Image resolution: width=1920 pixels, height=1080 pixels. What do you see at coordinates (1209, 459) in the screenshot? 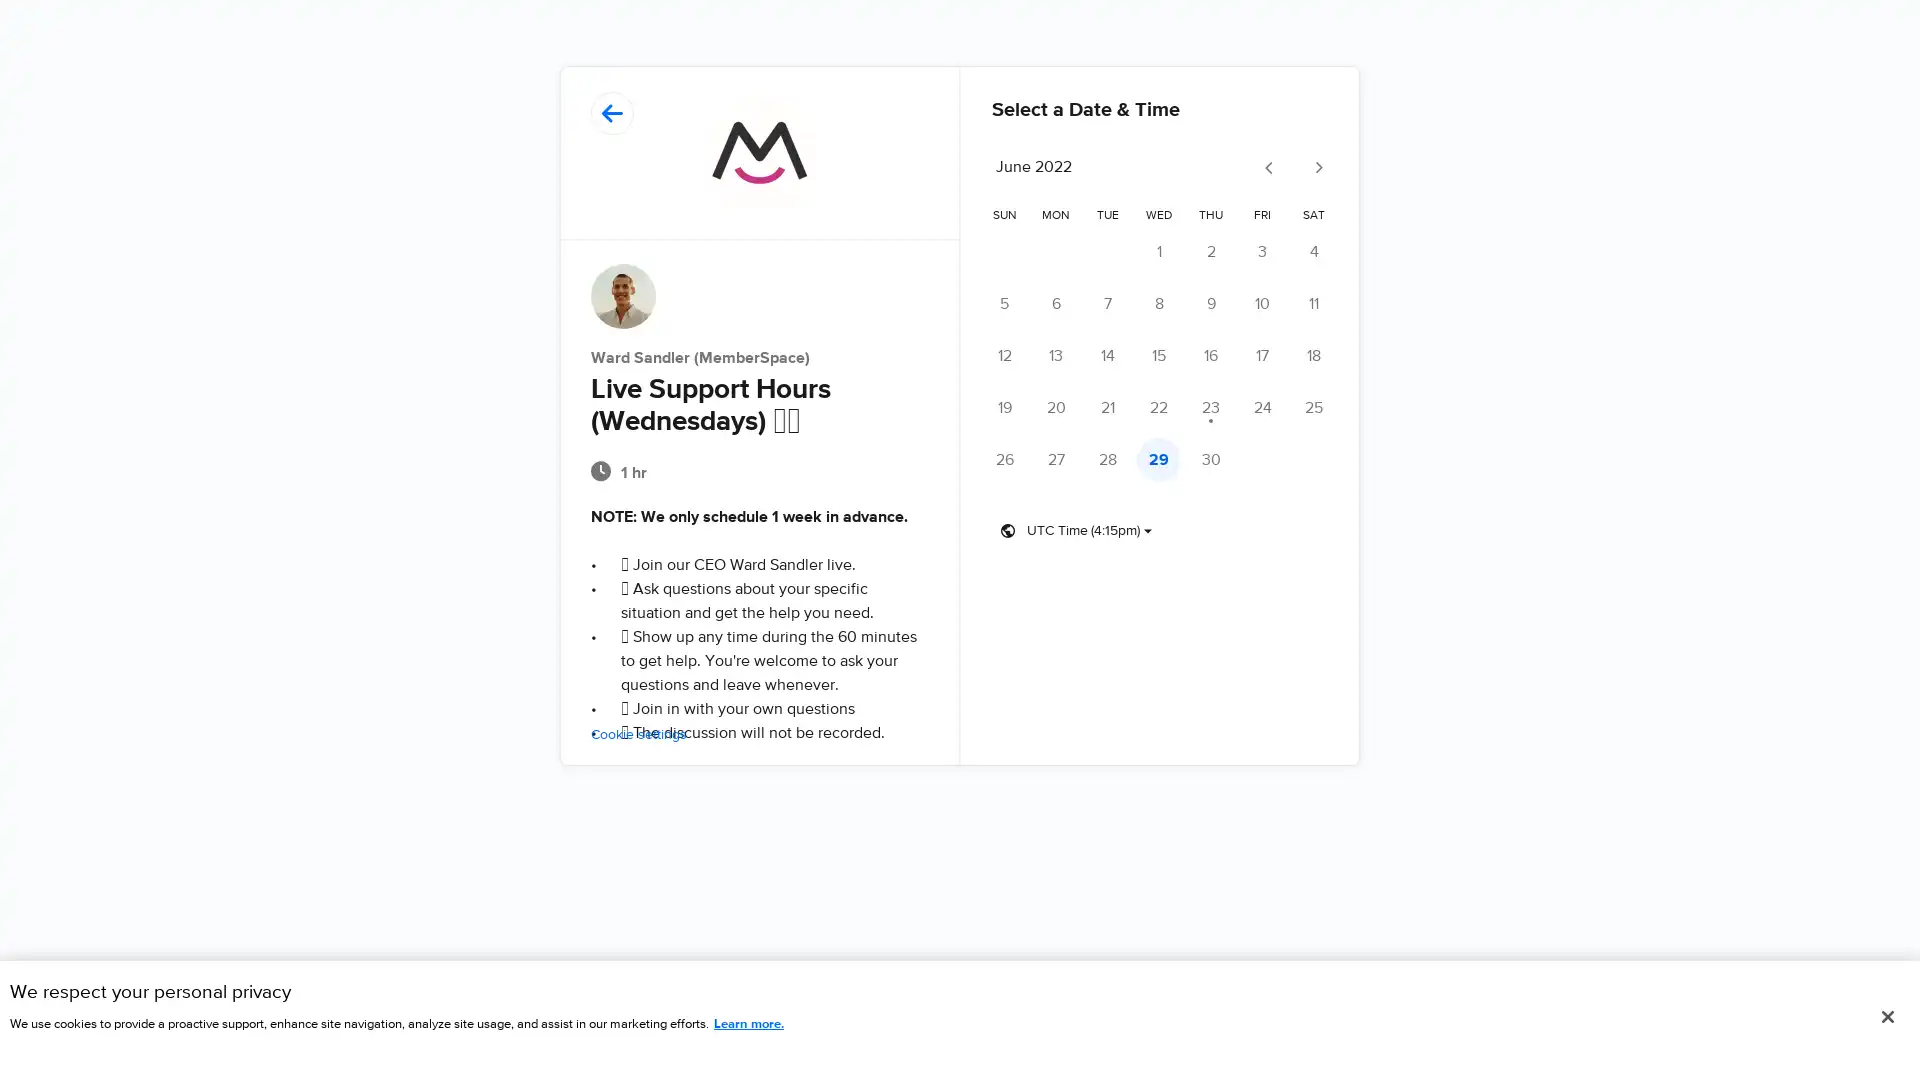
I see `Thursday, June 30 - No times available` at bounding box center [1209, 459].